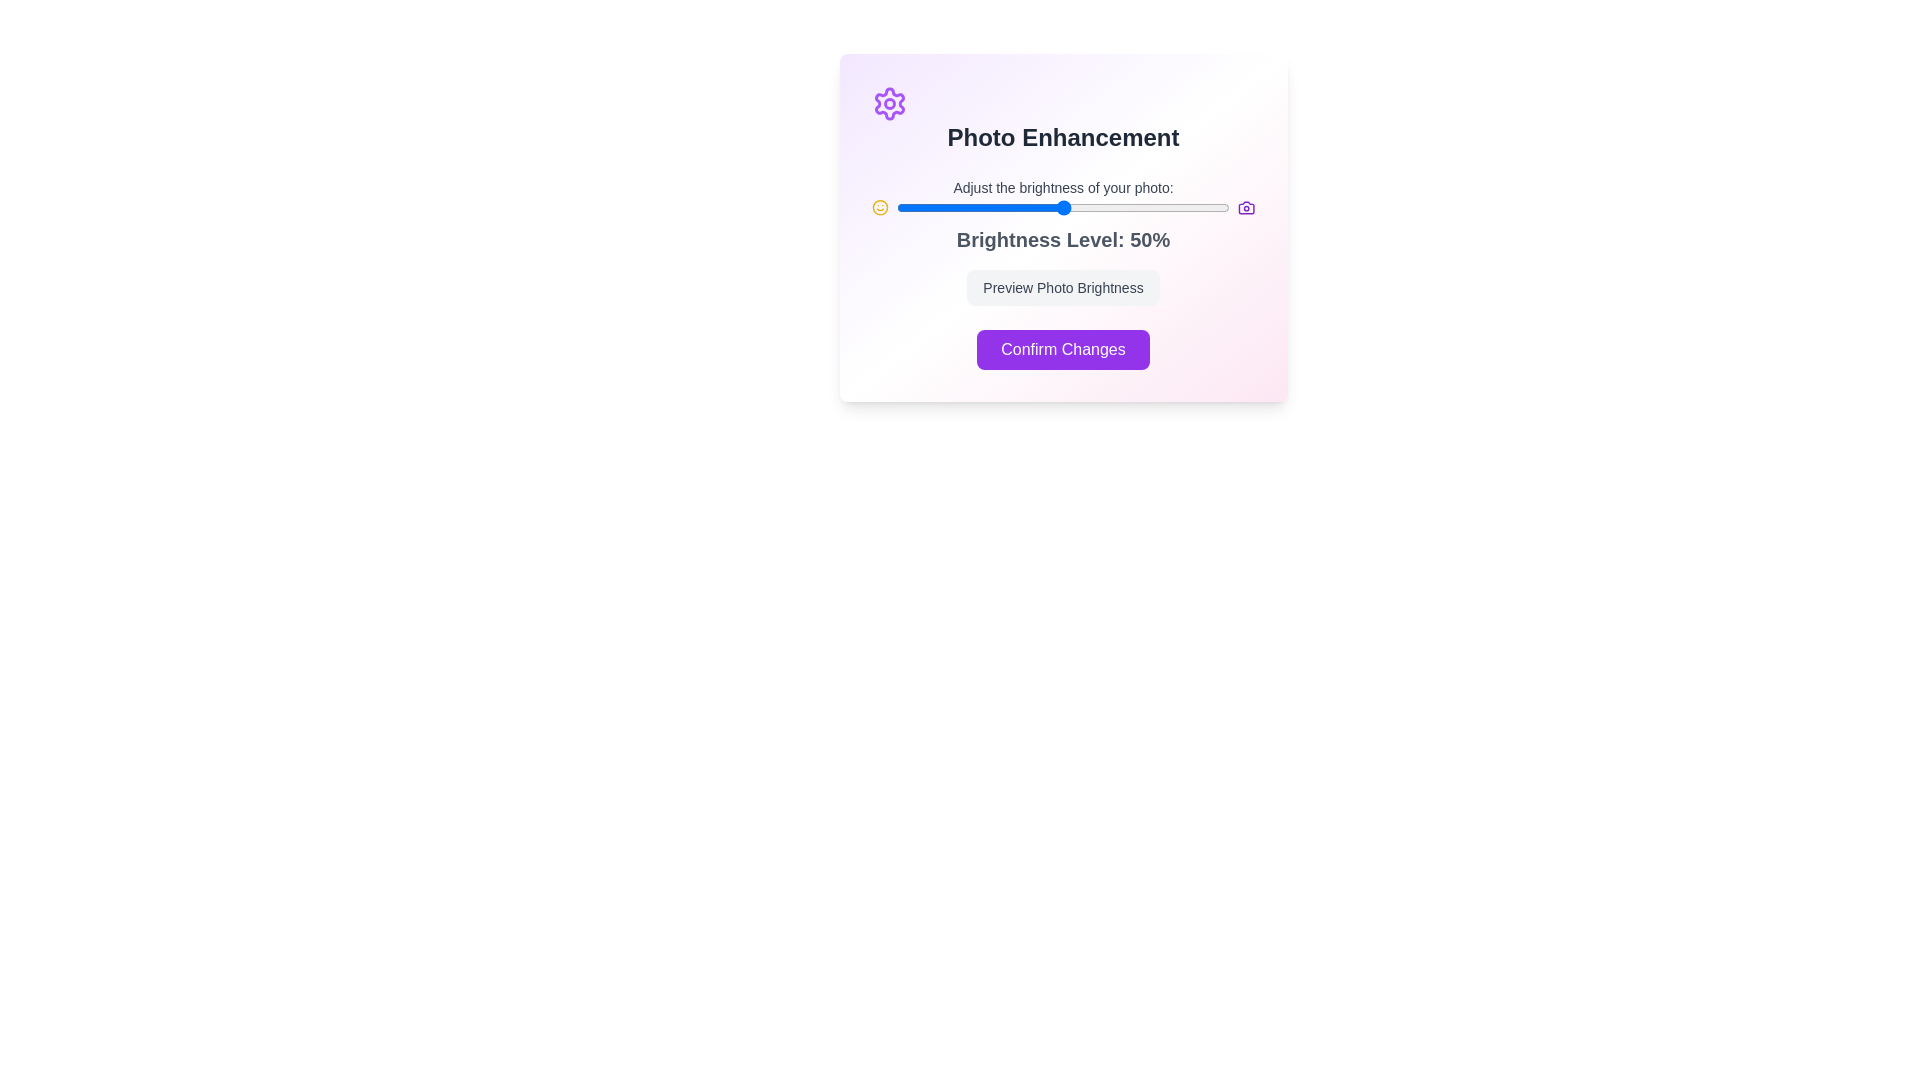  I want to click on 'Preview Photo Brightness' button, so click(1062, 288).